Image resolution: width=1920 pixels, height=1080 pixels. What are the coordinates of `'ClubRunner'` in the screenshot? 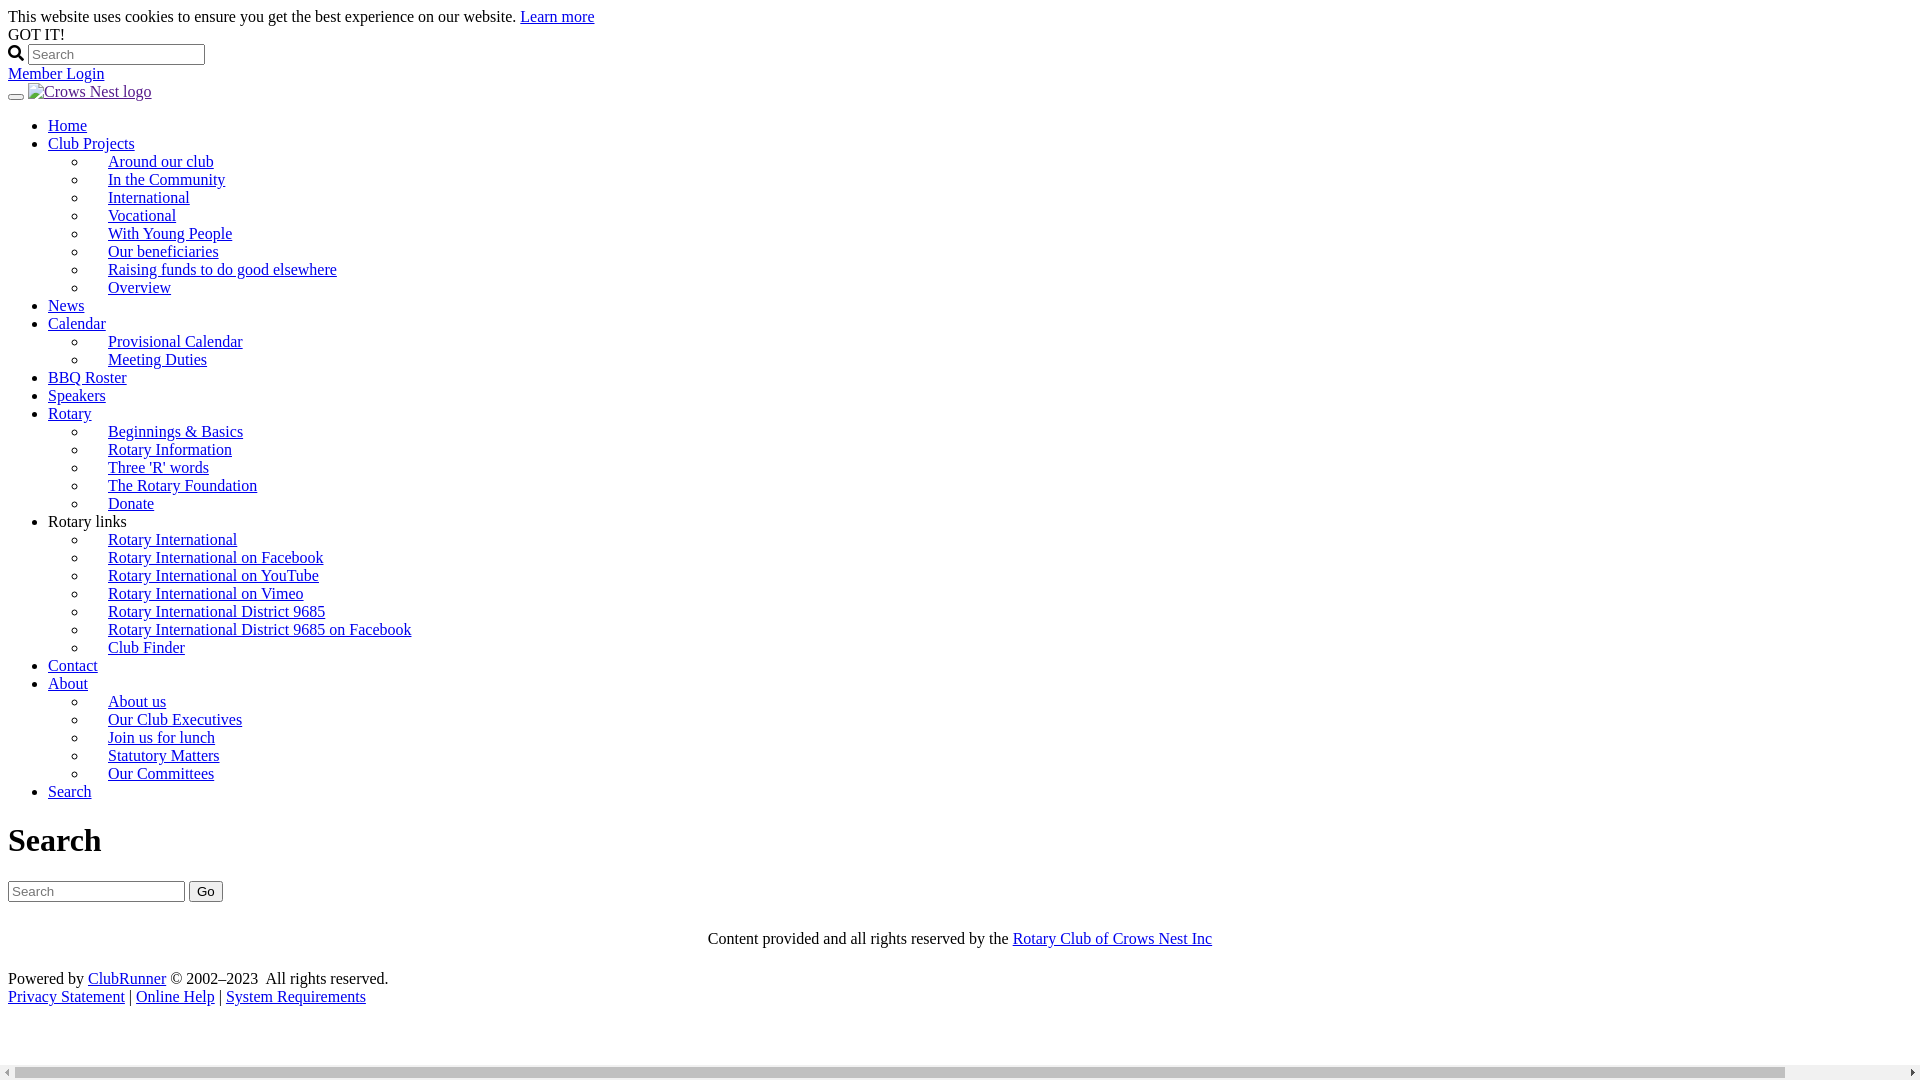 It's located at (125, 977).